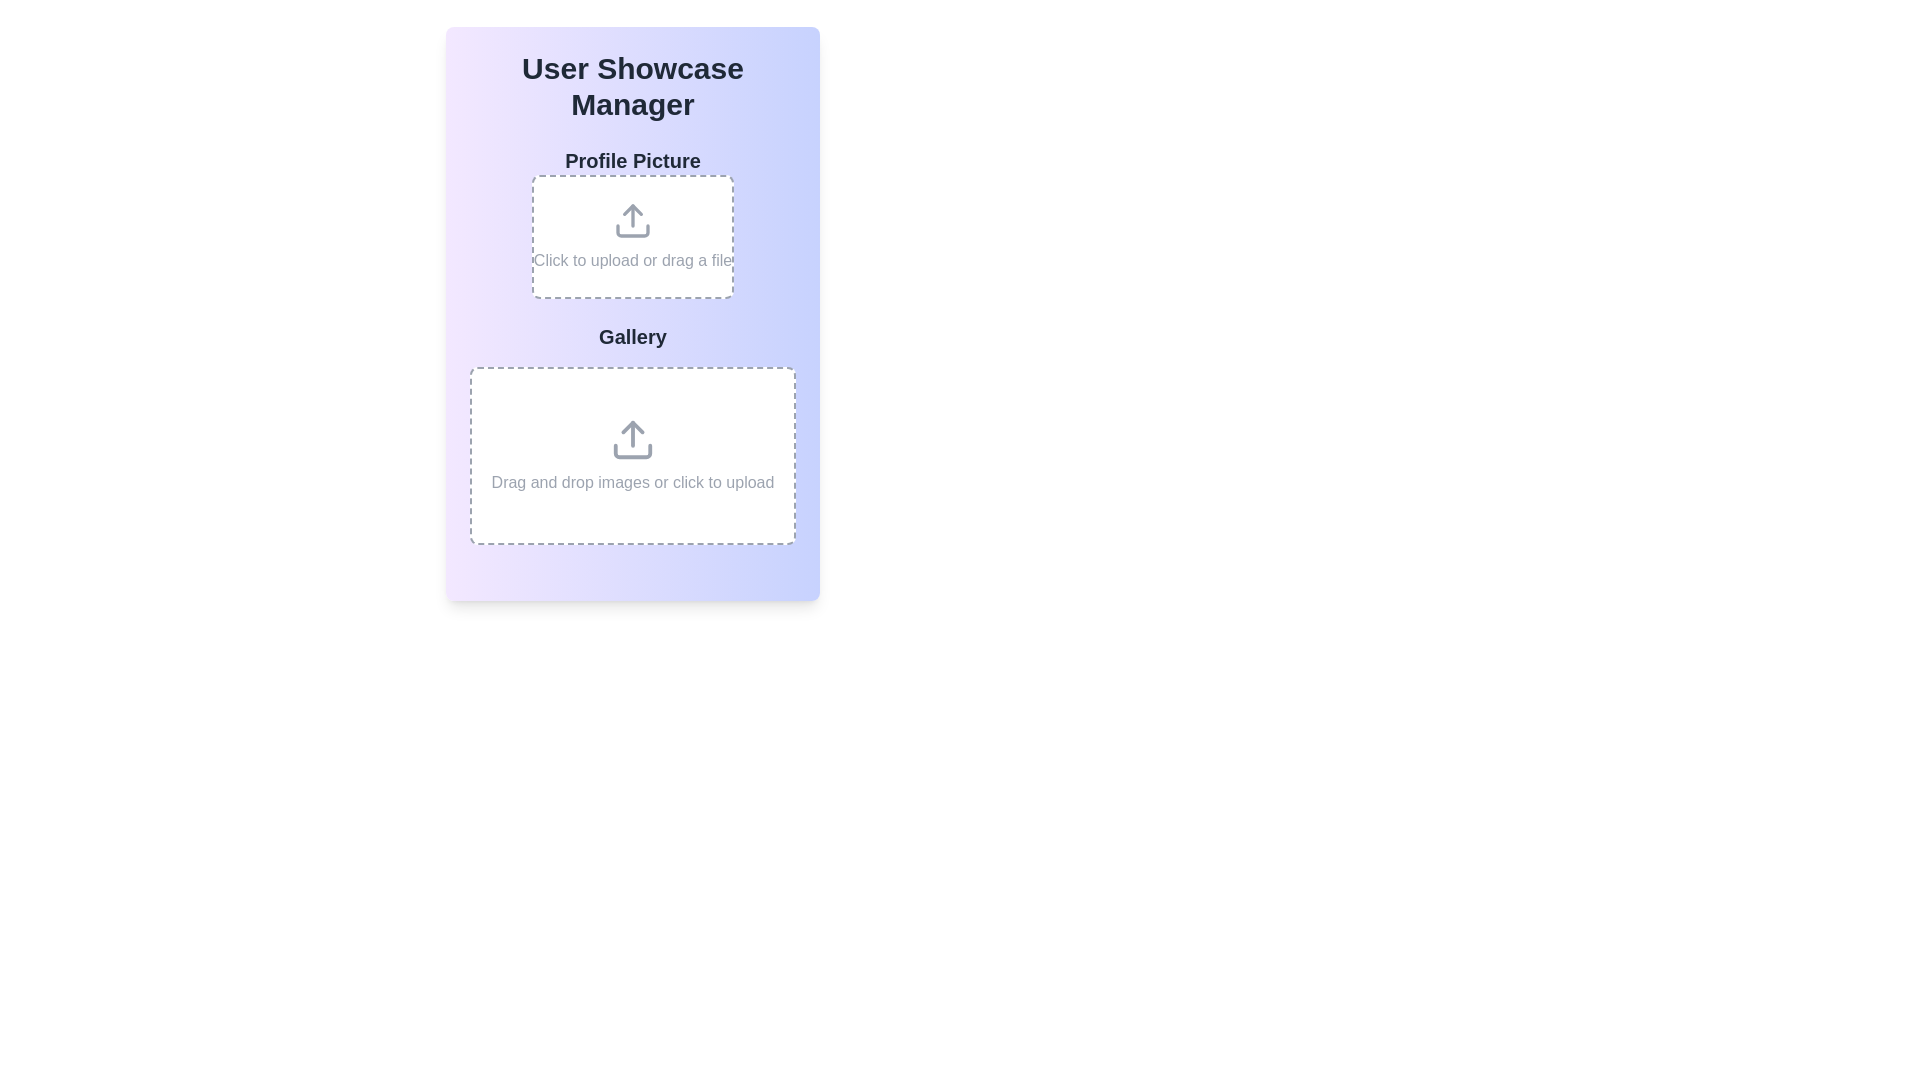  What do you see at coordinates (632, 482) in the screenshot?
I see `the static text element that reads 'Drag and drop images or click to upload', which is located below the 'Gallery' bordered area` at bounding box center [632, 482].